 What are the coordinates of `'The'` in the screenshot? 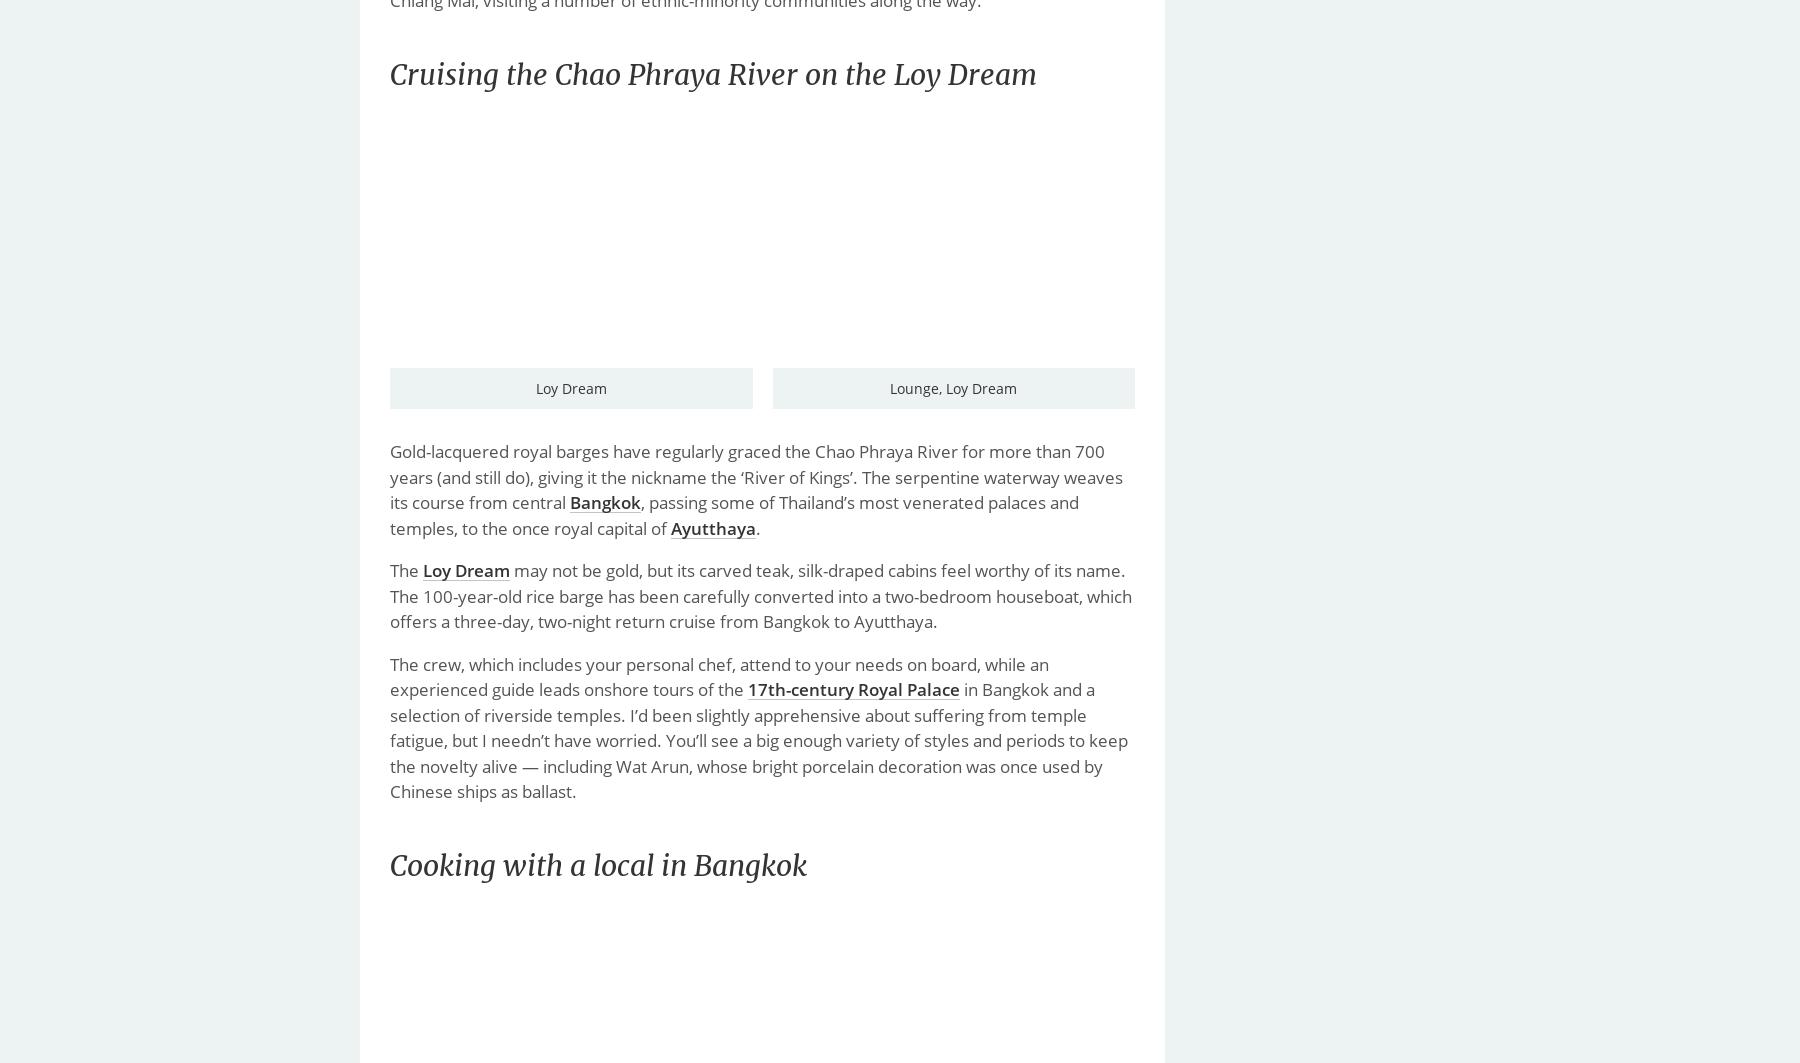 It's located at (406, 569).